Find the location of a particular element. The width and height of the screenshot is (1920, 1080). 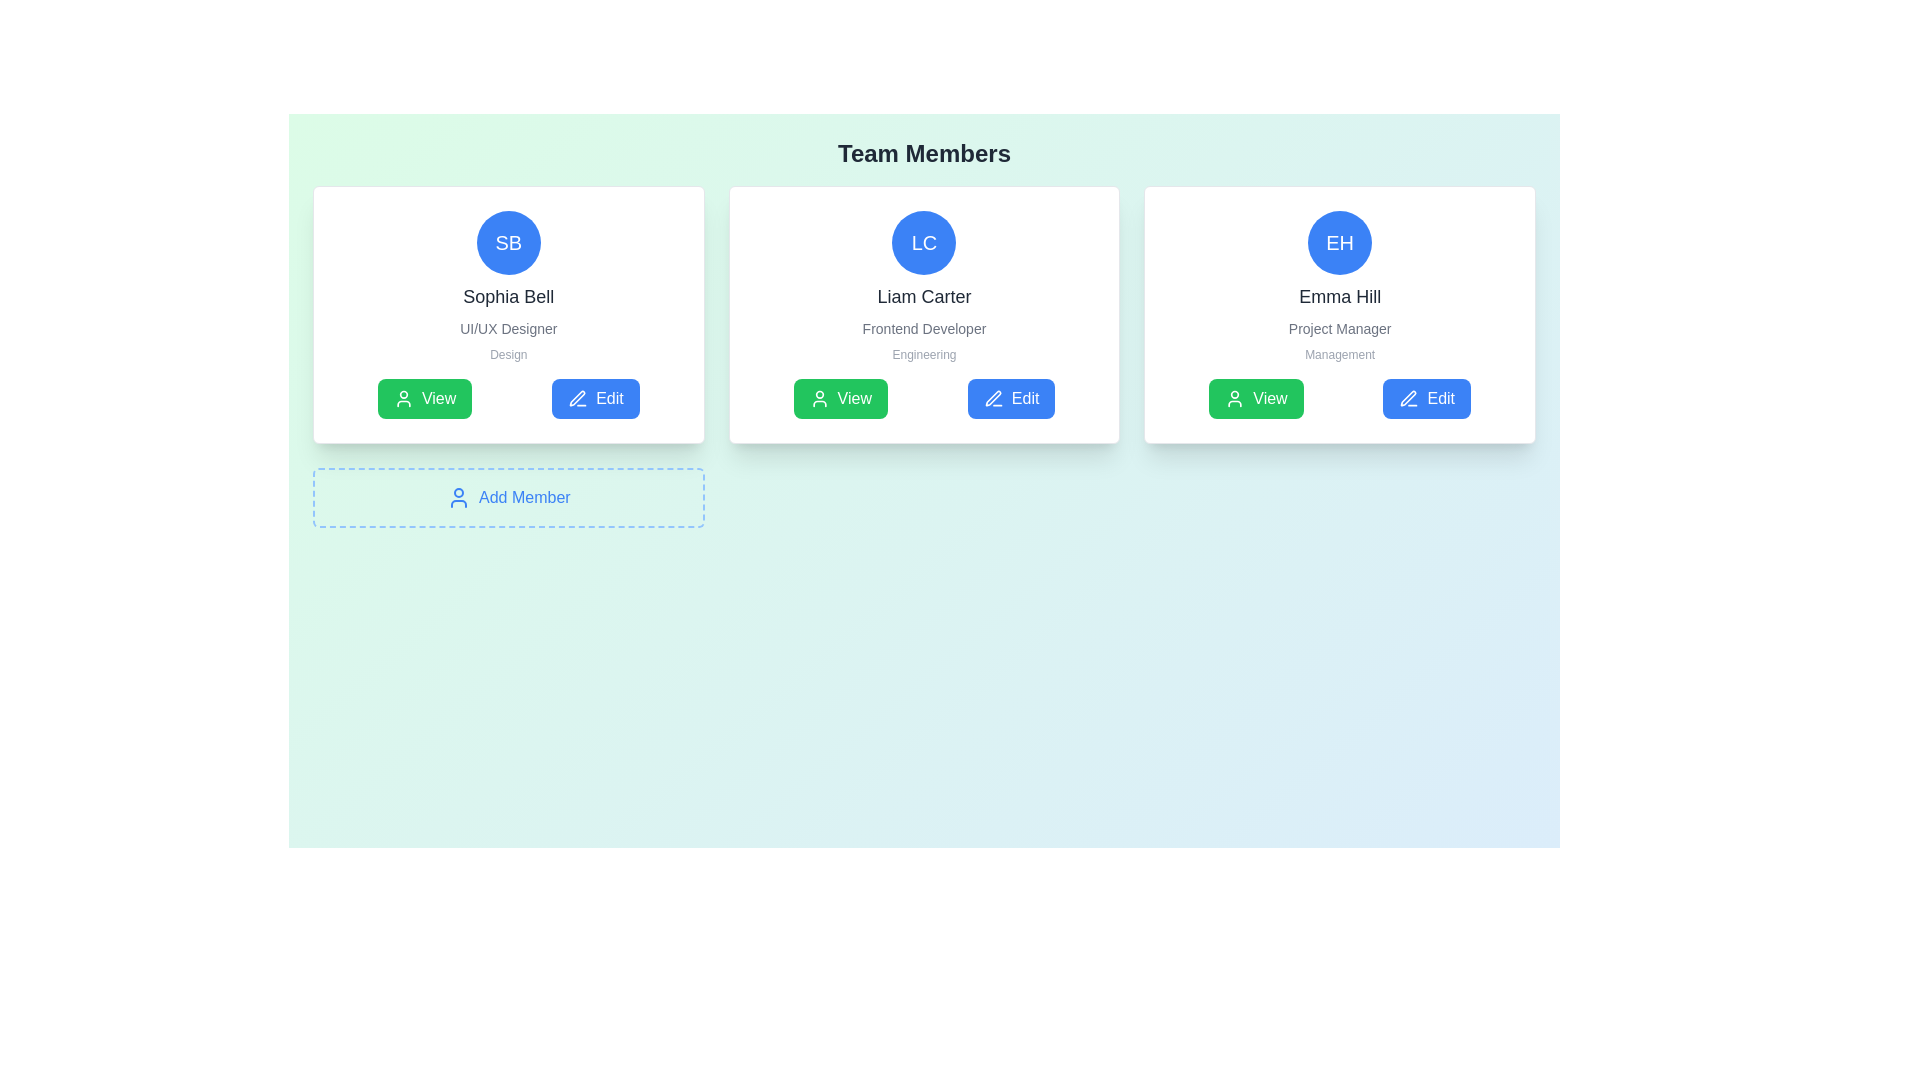

the interactive 'Add Member' button, which features a user icon and blue text, located below the team member cards is located at coordinates (508, 496).